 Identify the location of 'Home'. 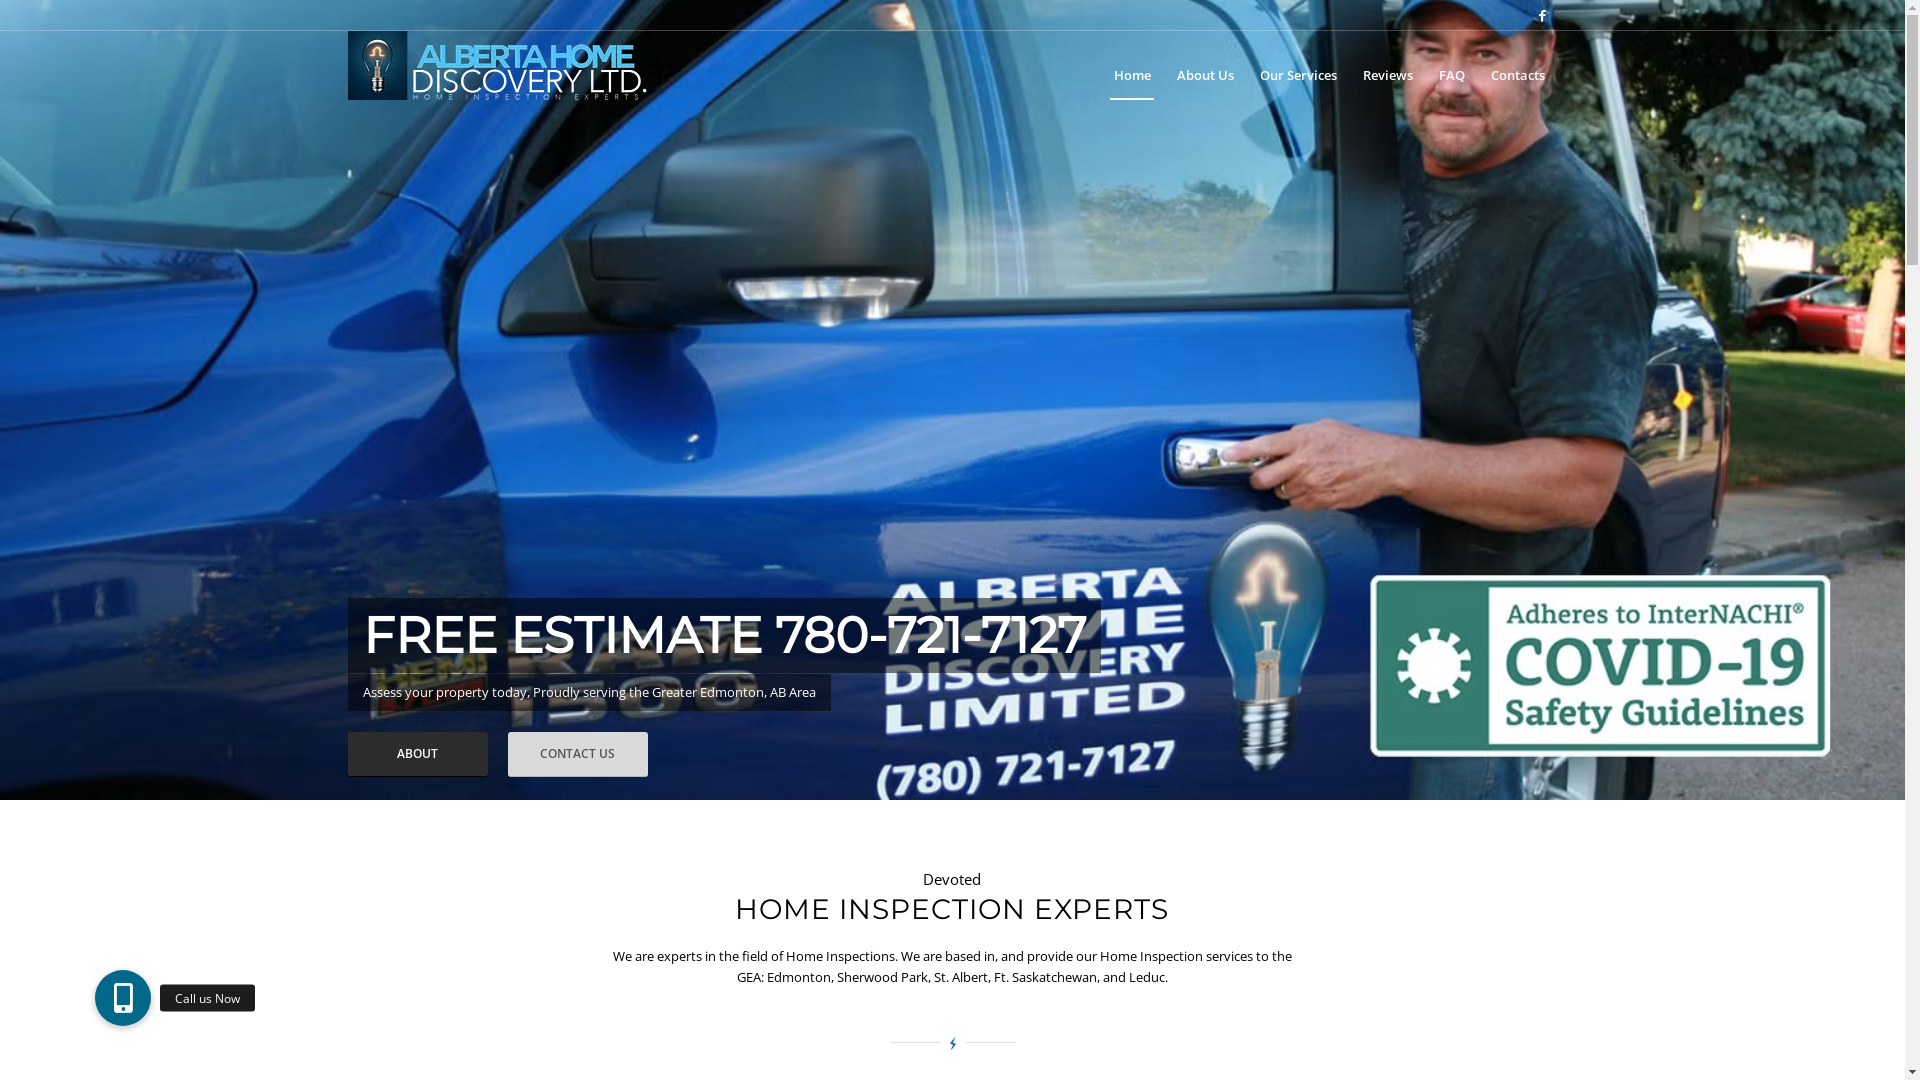
(1131, 73).